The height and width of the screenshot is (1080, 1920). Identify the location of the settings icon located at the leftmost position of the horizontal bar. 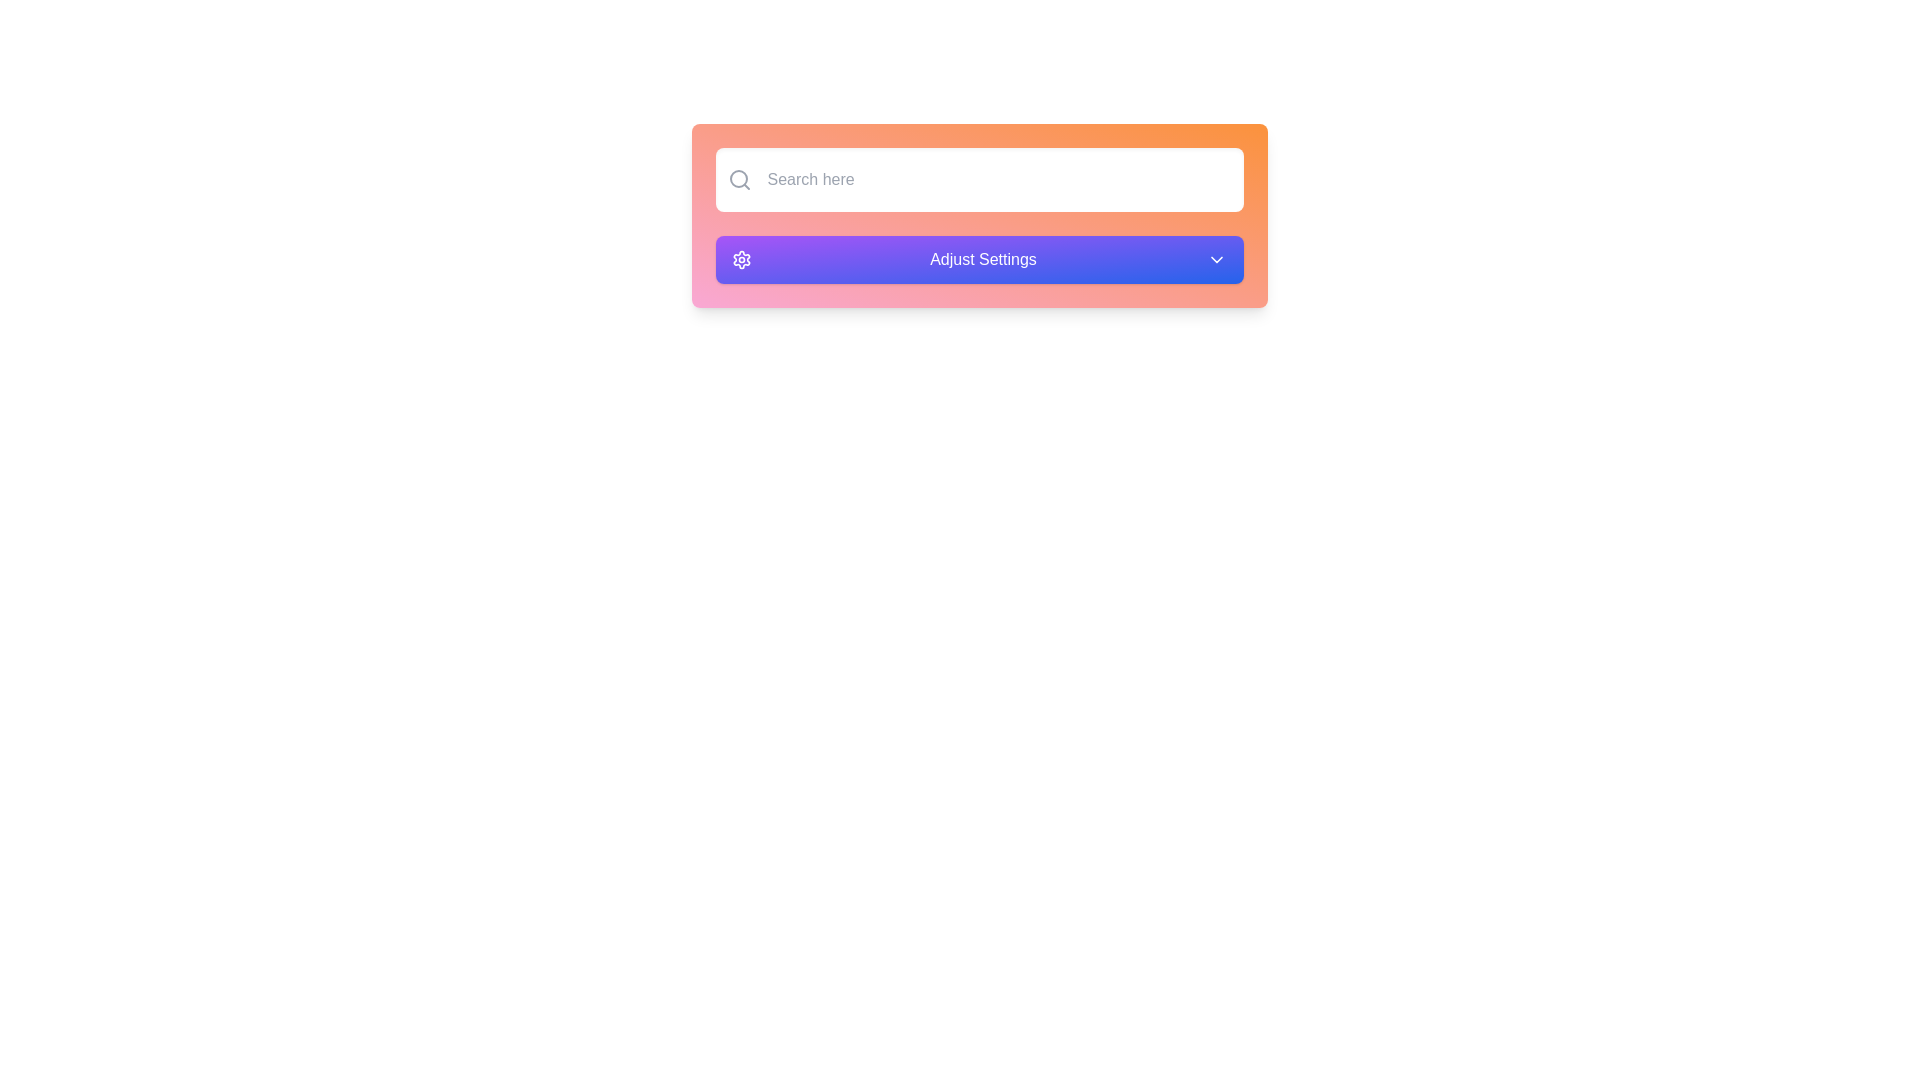
(740, 258).